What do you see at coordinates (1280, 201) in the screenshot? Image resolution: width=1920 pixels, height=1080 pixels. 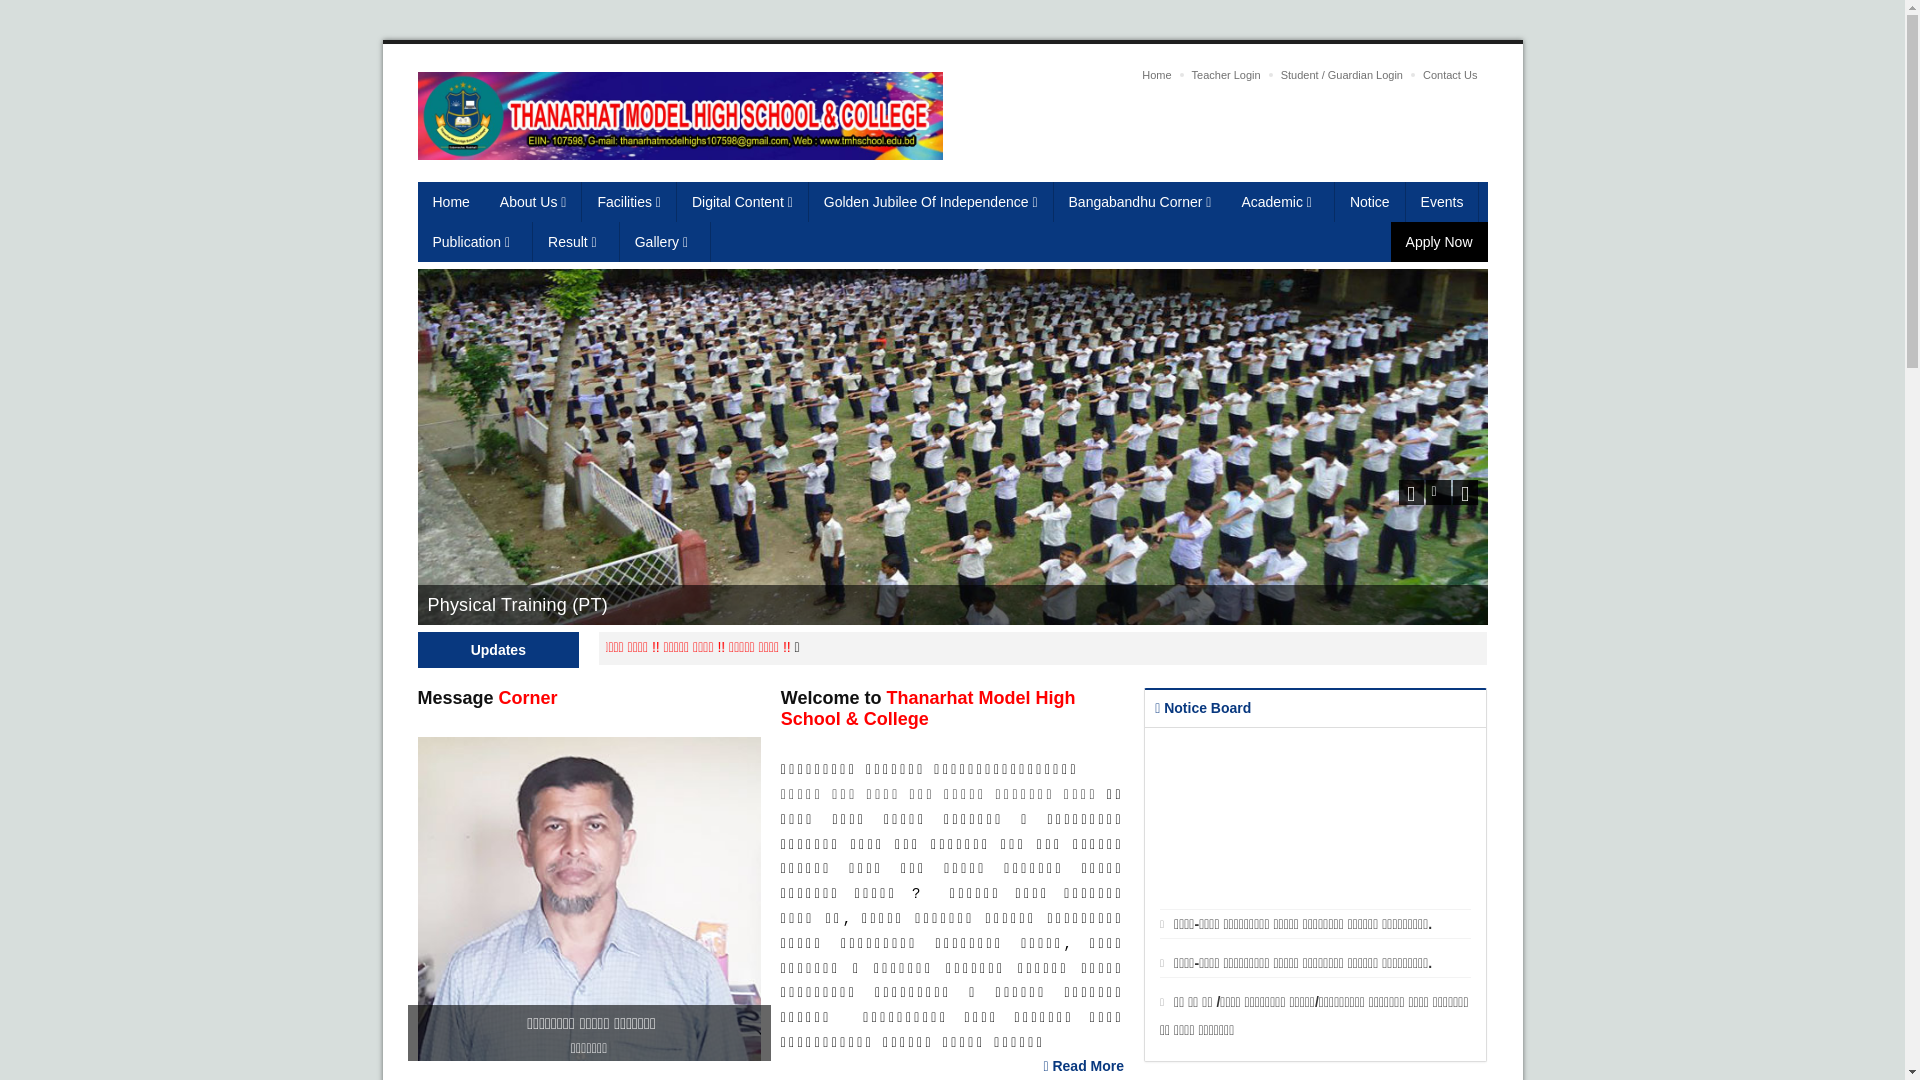 I see `'Academic'` at bounding box center [1280, 201].